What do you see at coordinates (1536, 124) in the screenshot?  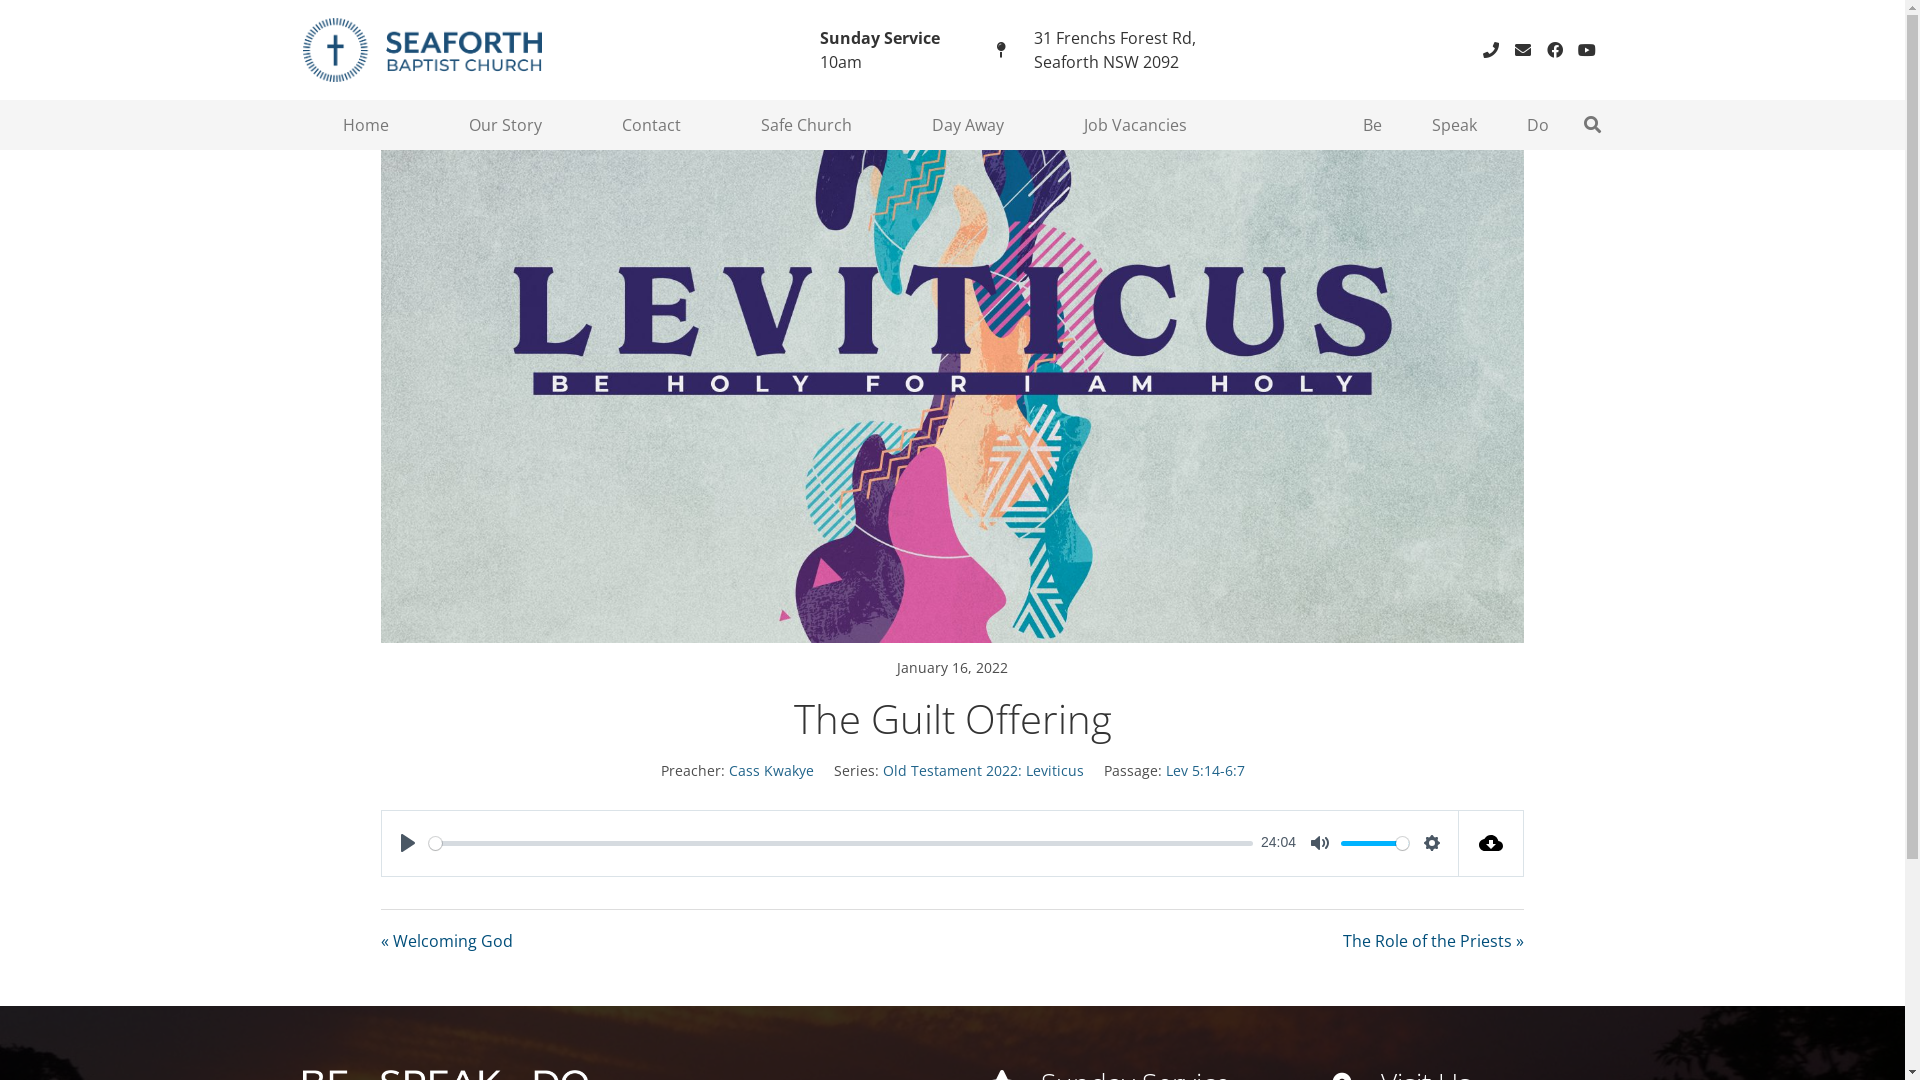 I see `'Do'` at bounding box center [1536, 124].